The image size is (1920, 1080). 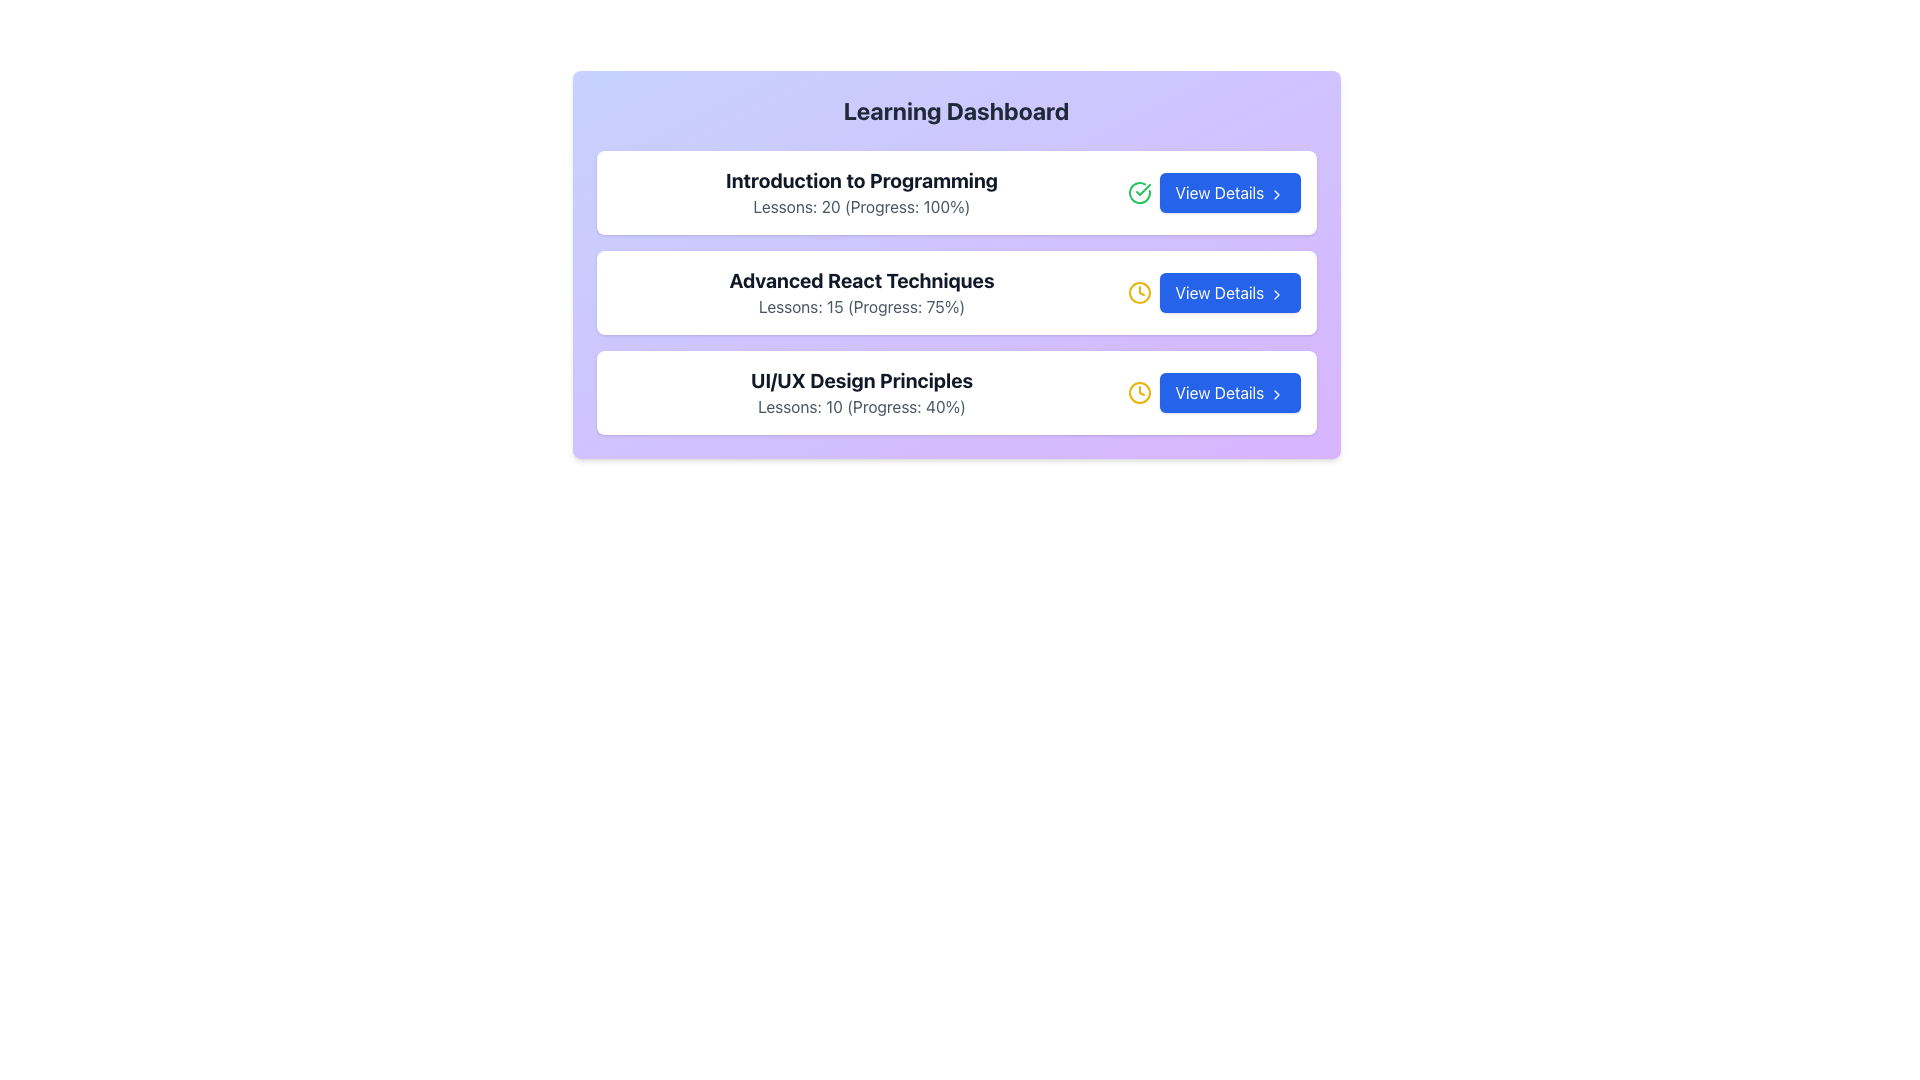 What do you see at coordinates (1139, 393) in the screenshot?
I see `the yellow circular icon resembling a clock face located in the second list item of 'Advanced React Techniques', to the left of the 'View Details' button` at bounding box center [1139, 393].